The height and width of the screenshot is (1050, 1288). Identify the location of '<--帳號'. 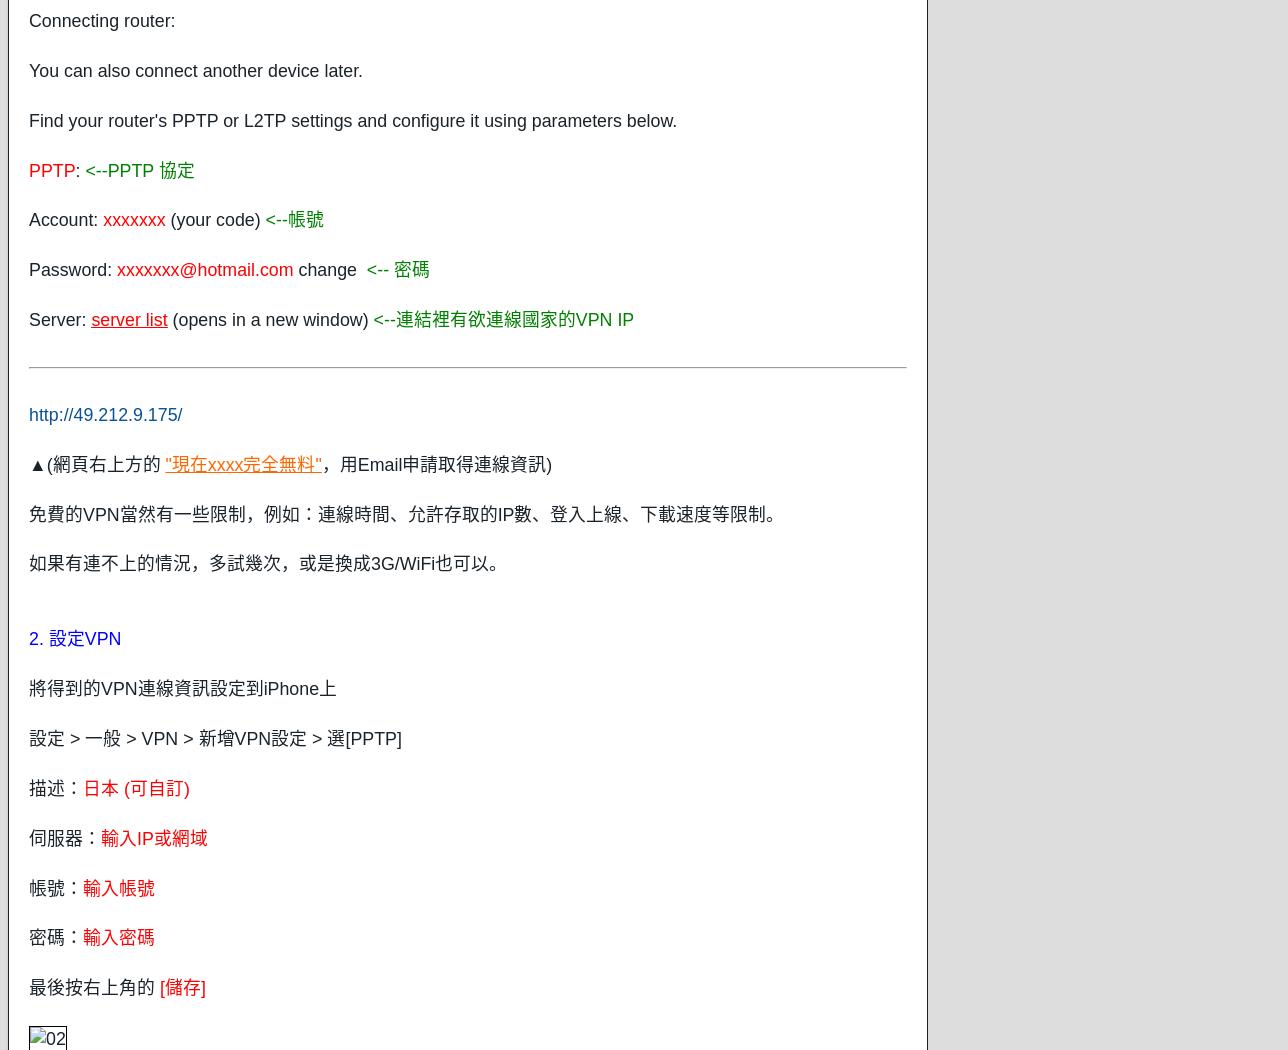
(294, 218).